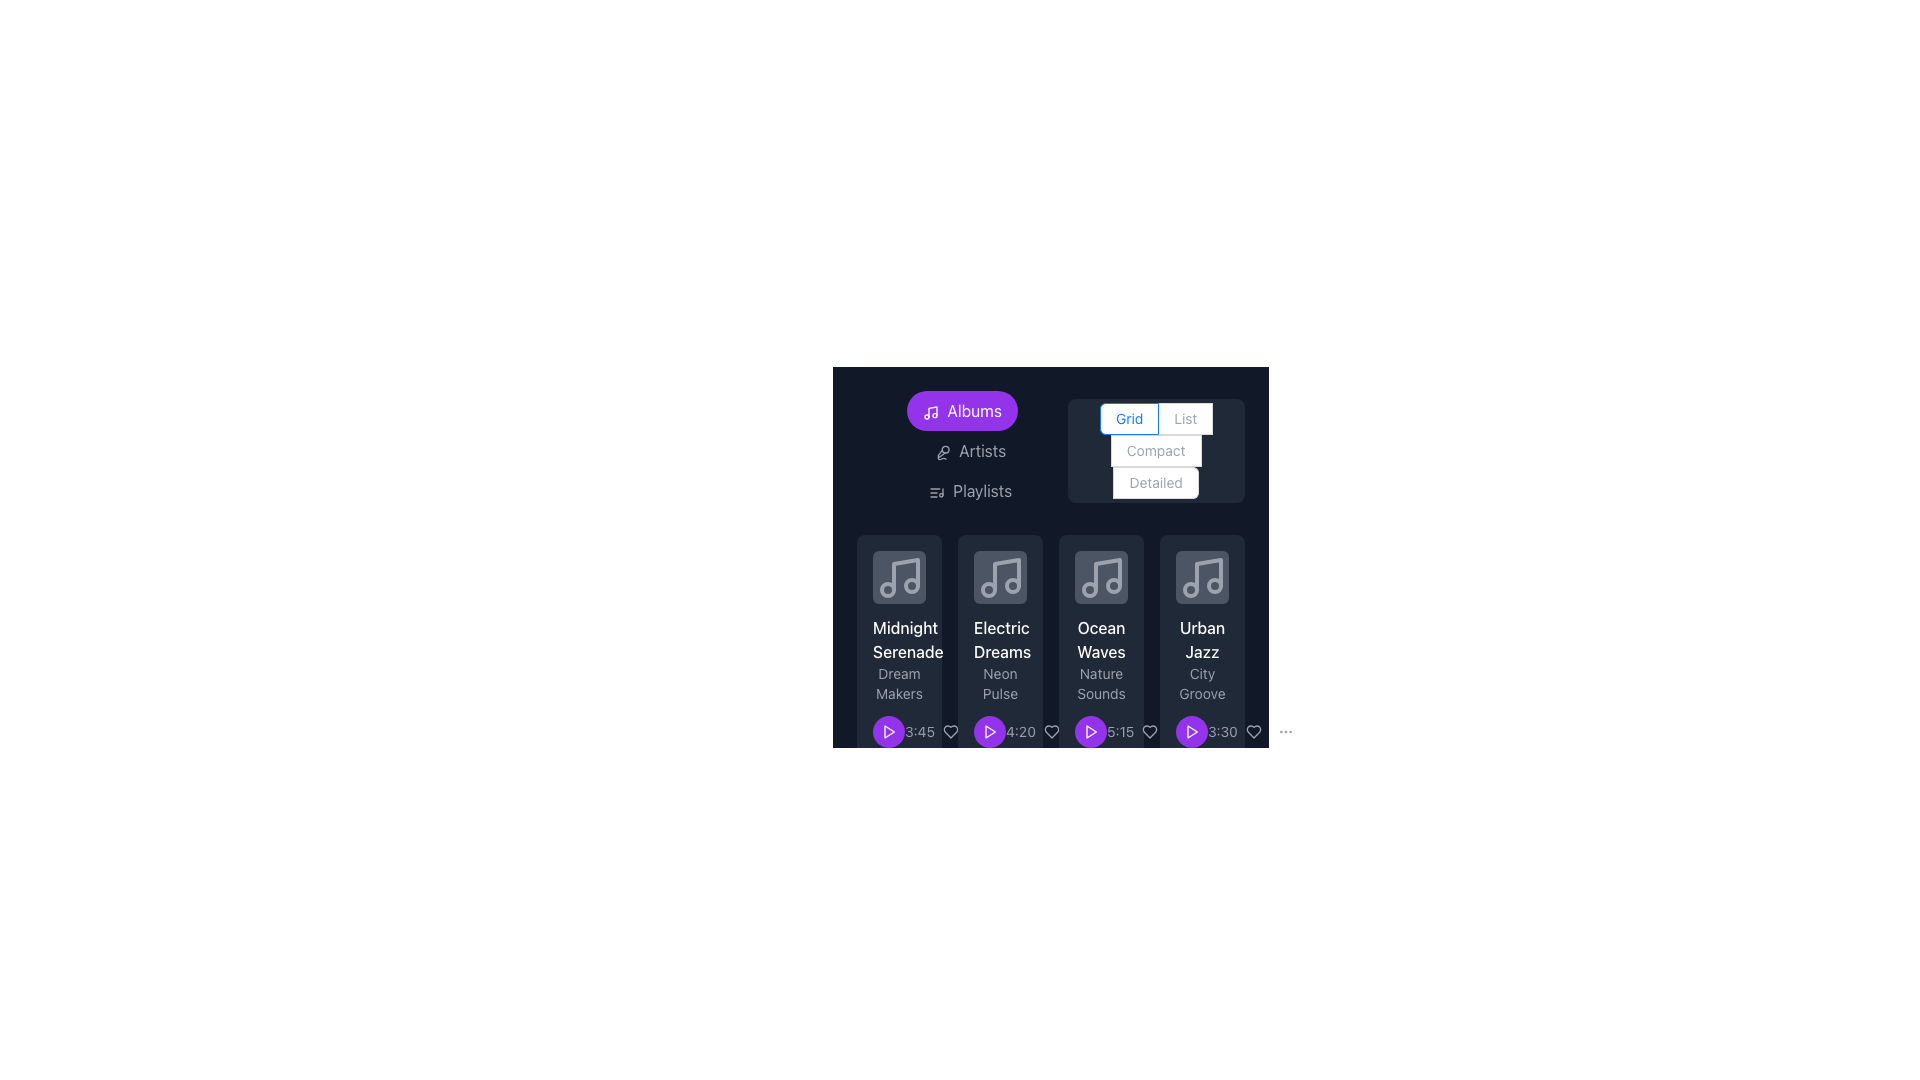 This screenshot has width=1920, height=1080. What do you see at coordinates (1156, 482) in the screenshot?
I see `the 'Detailed' radio button in the top-right section of the content area` at bounding box center [1156, 482].